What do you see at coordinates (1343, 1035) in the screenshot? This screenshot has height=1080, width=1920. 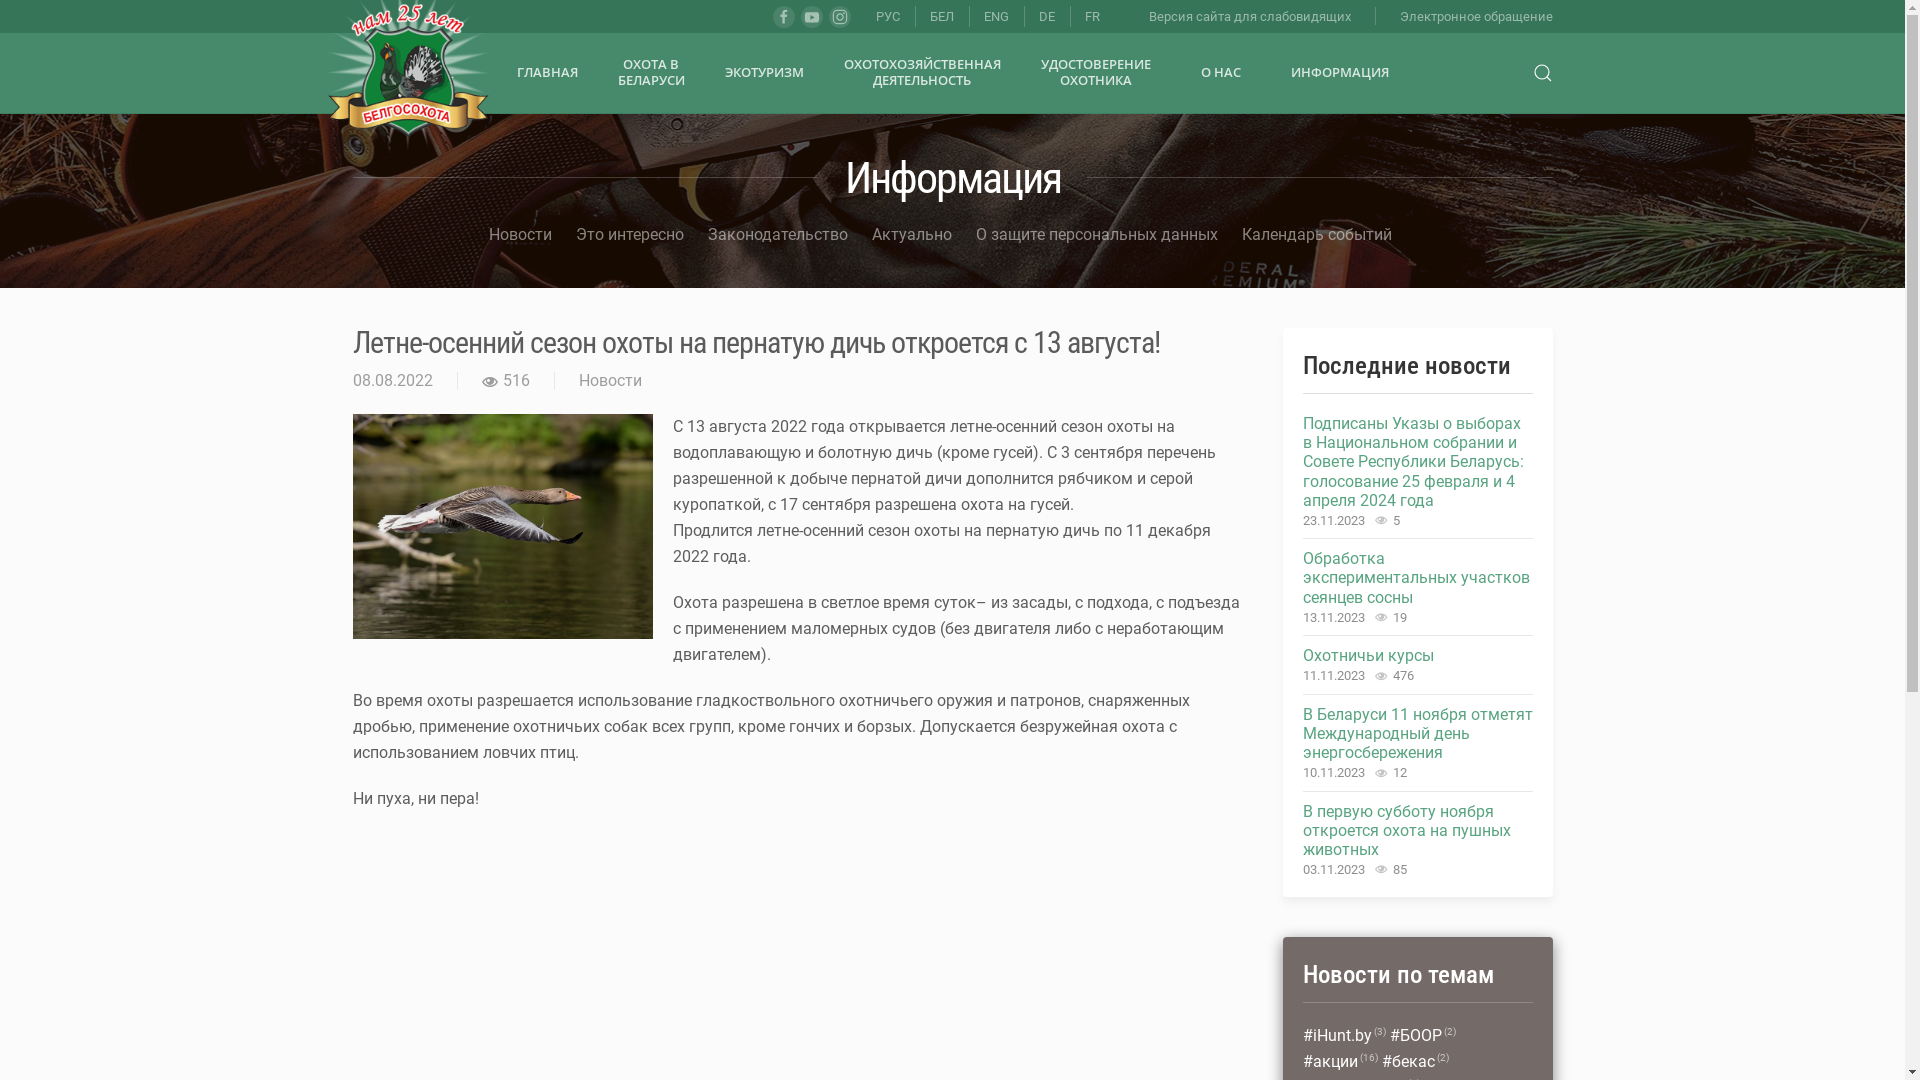 I see `'iHunt.by (3)'` at bounding box center [1343, 1035].